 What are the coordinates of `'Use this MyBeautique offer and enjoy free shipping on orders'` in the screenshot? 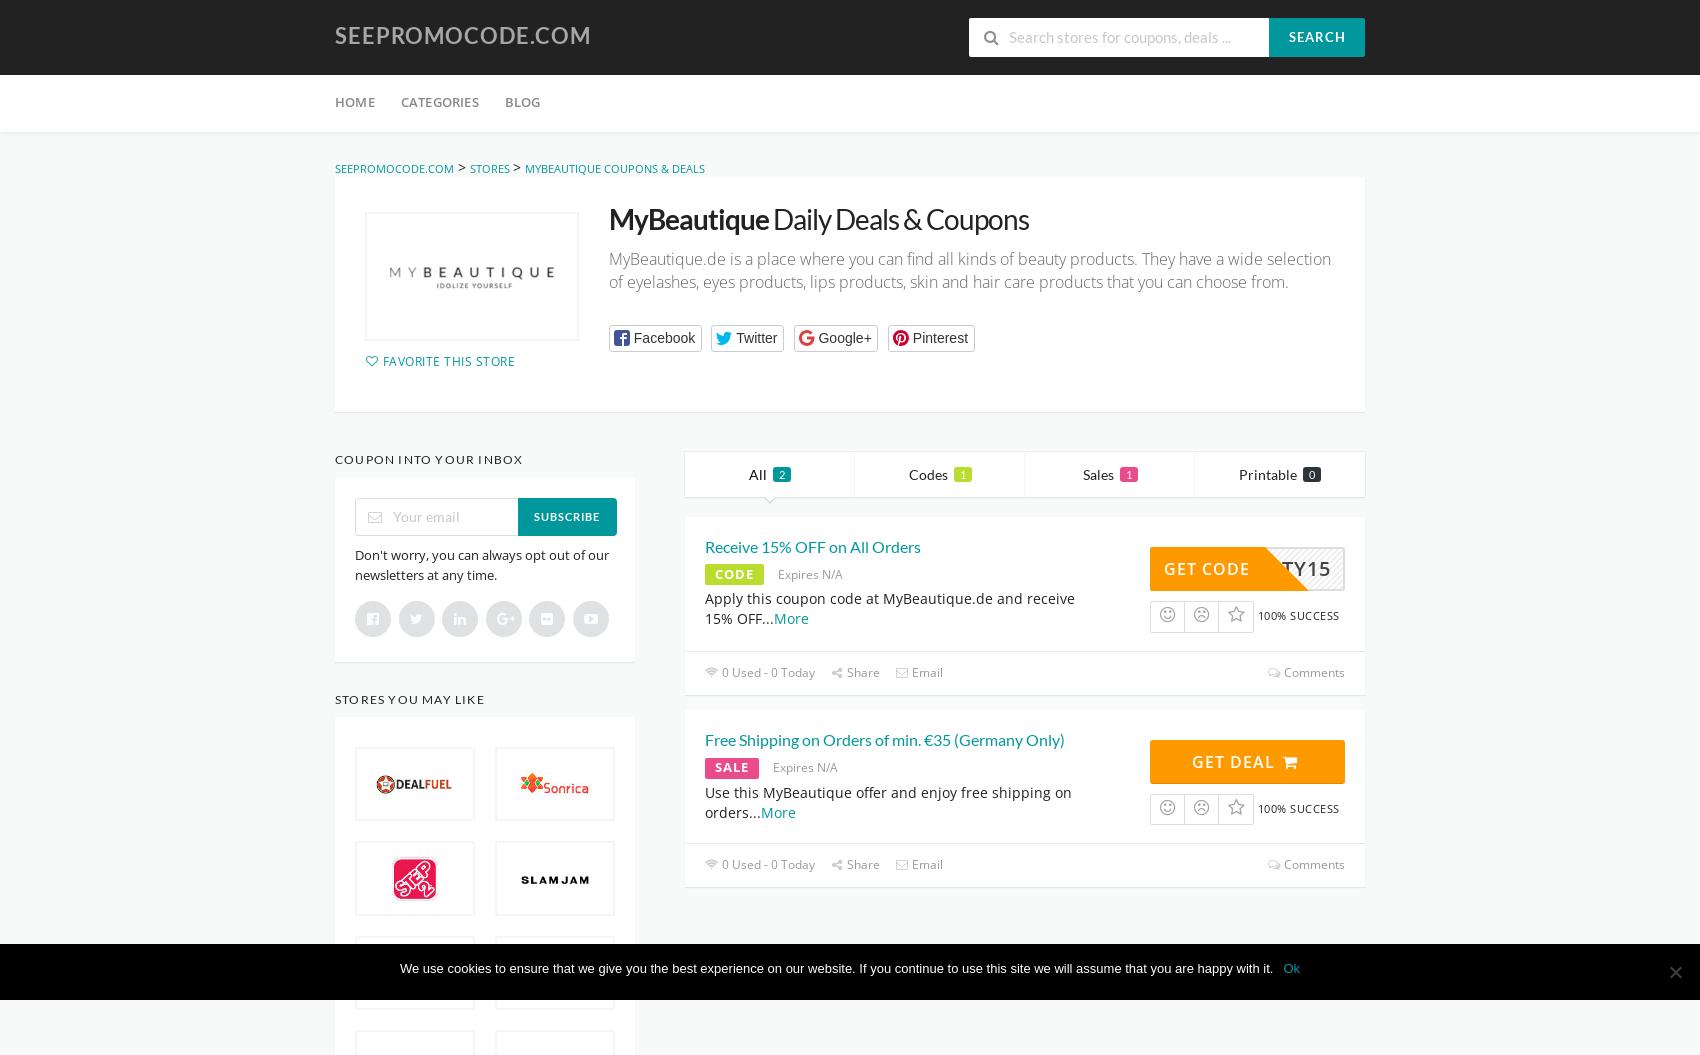 It's located at (704, 800).